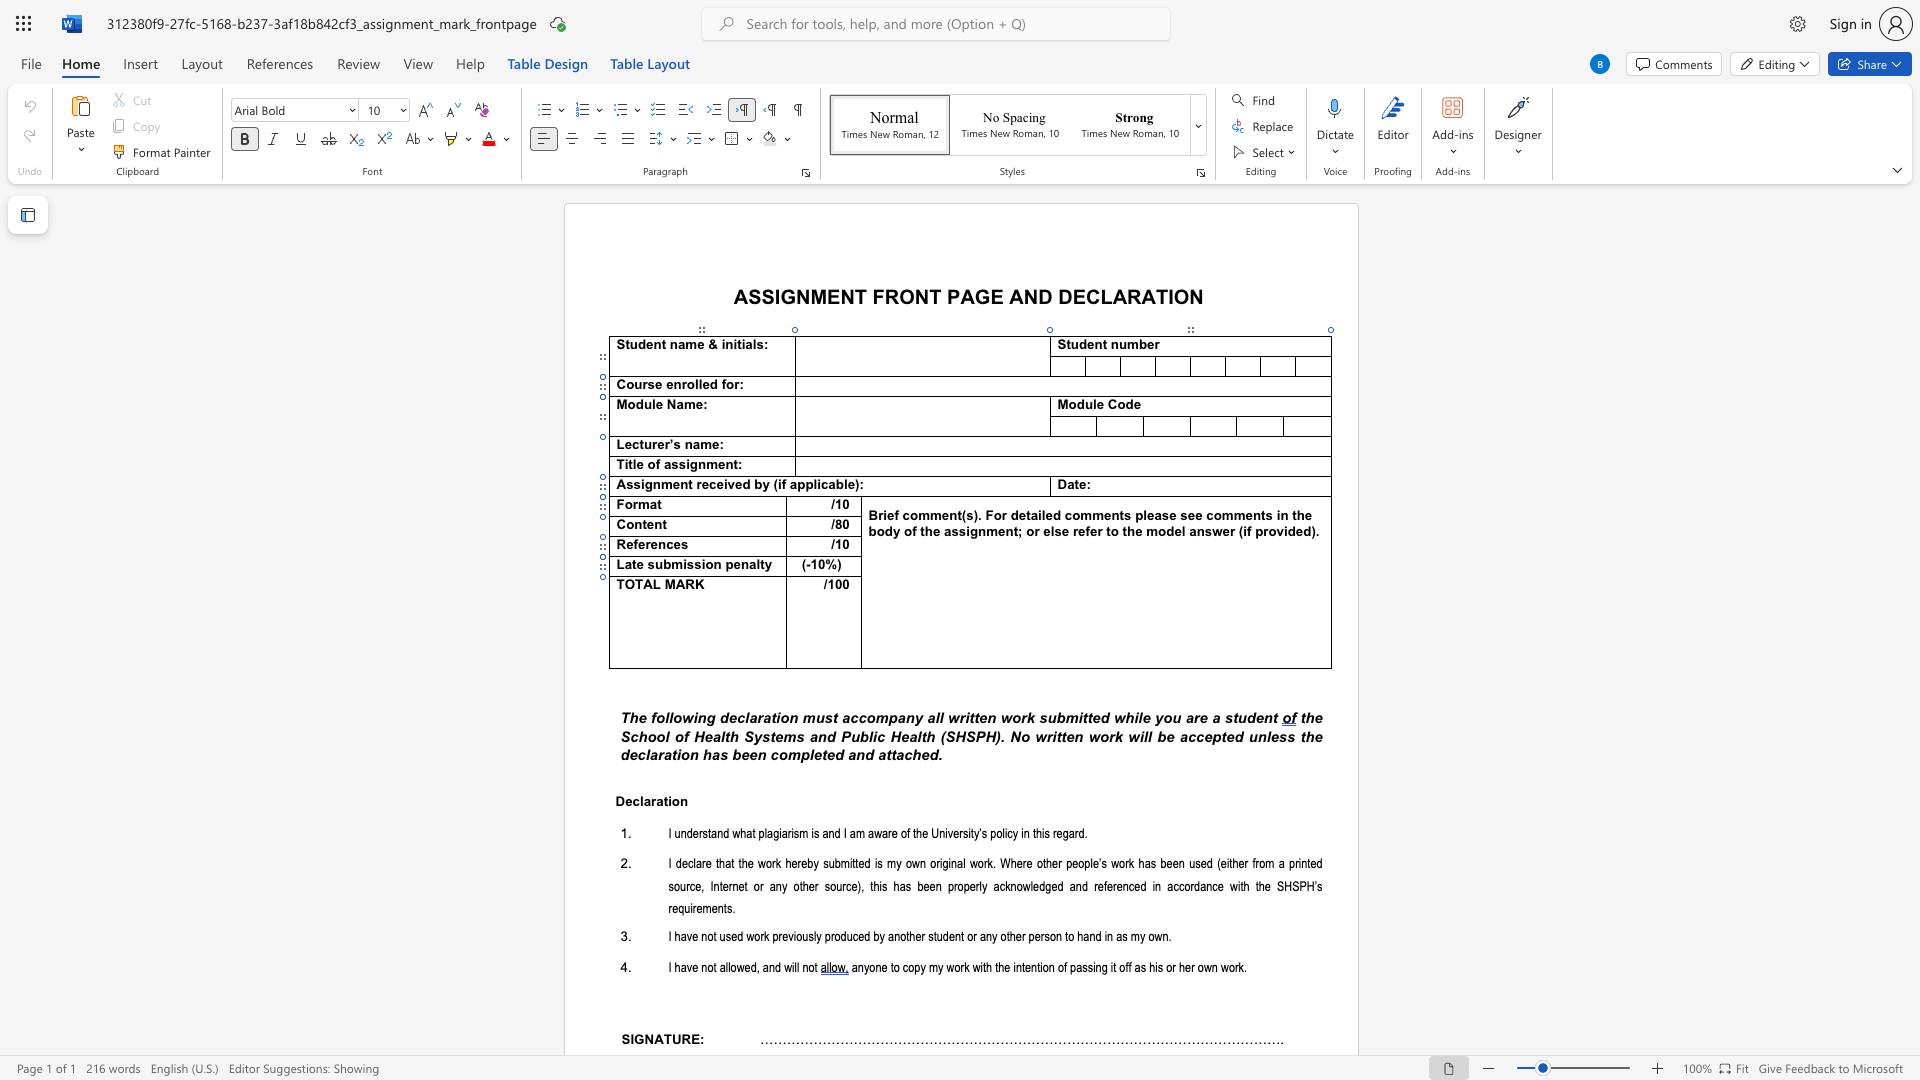 The height and width of the screenshot is (1080, 1920). Describe the element at coordinates (1256, 885) in the screenshot. I see `the 1th character "t" in the text` at that location.